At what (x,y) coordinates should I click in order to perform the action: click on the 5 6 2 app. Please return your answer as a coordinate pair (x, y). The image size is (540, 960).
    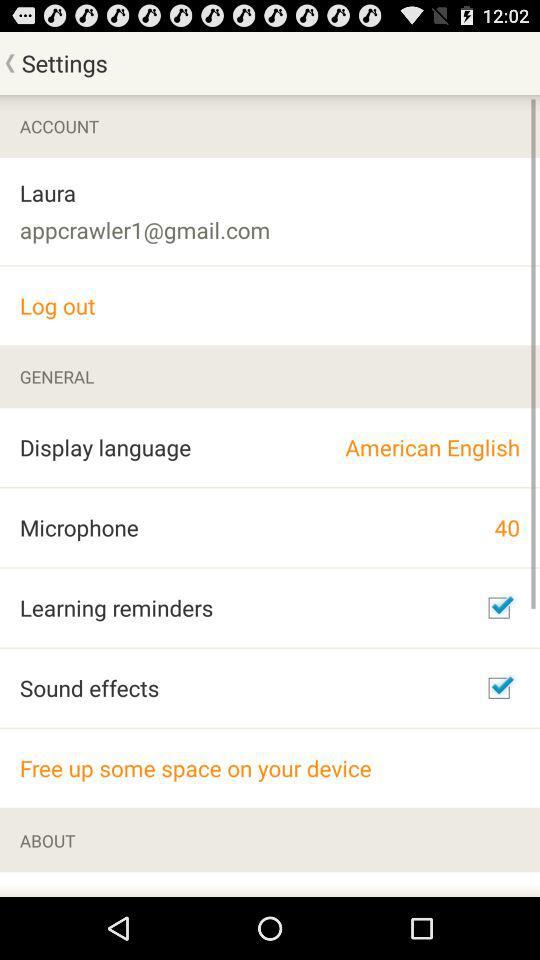
    Looking at the image, I should click on (109, 883).